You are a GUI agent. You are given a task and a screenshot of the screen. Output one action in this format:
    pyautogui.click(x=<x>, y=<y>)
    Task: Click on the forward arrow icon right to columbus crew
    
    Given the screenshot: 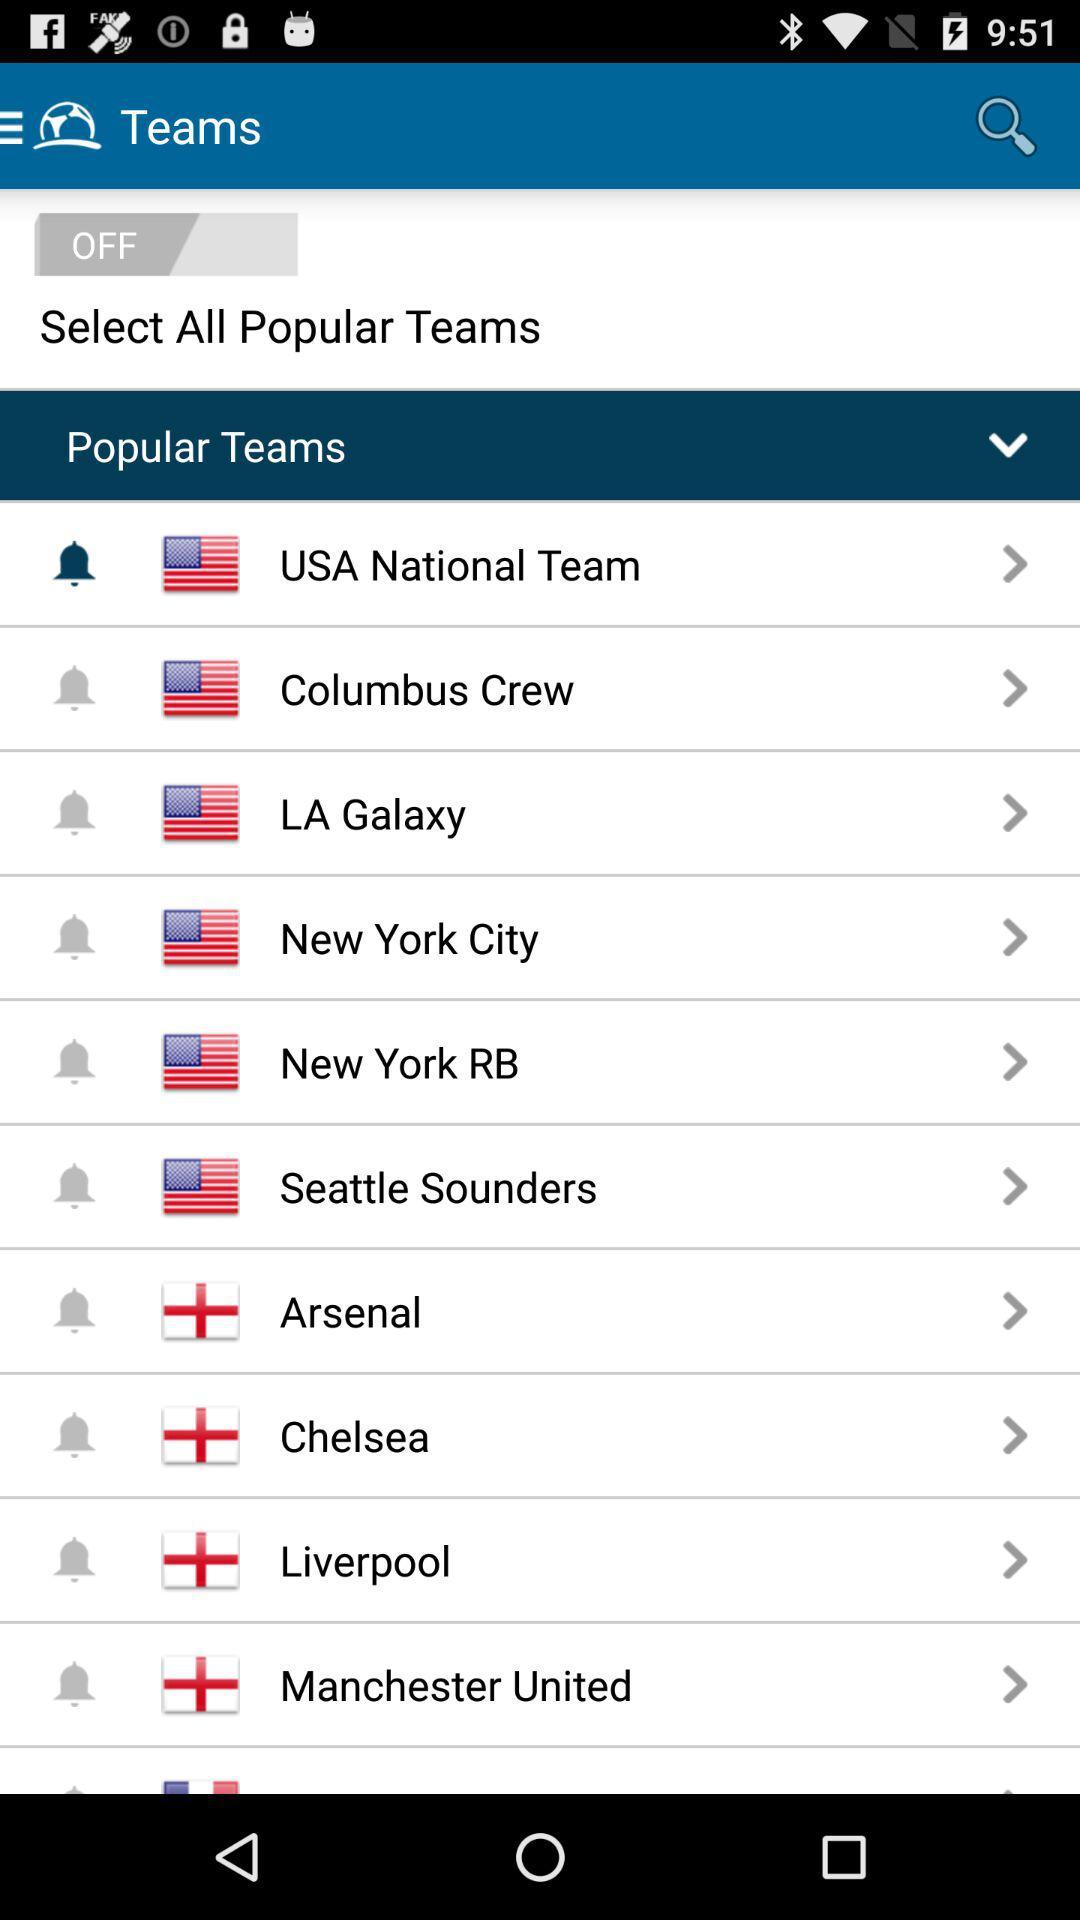 What is the action you would take?
    pyautogui.click(x=1015, y=687)
    